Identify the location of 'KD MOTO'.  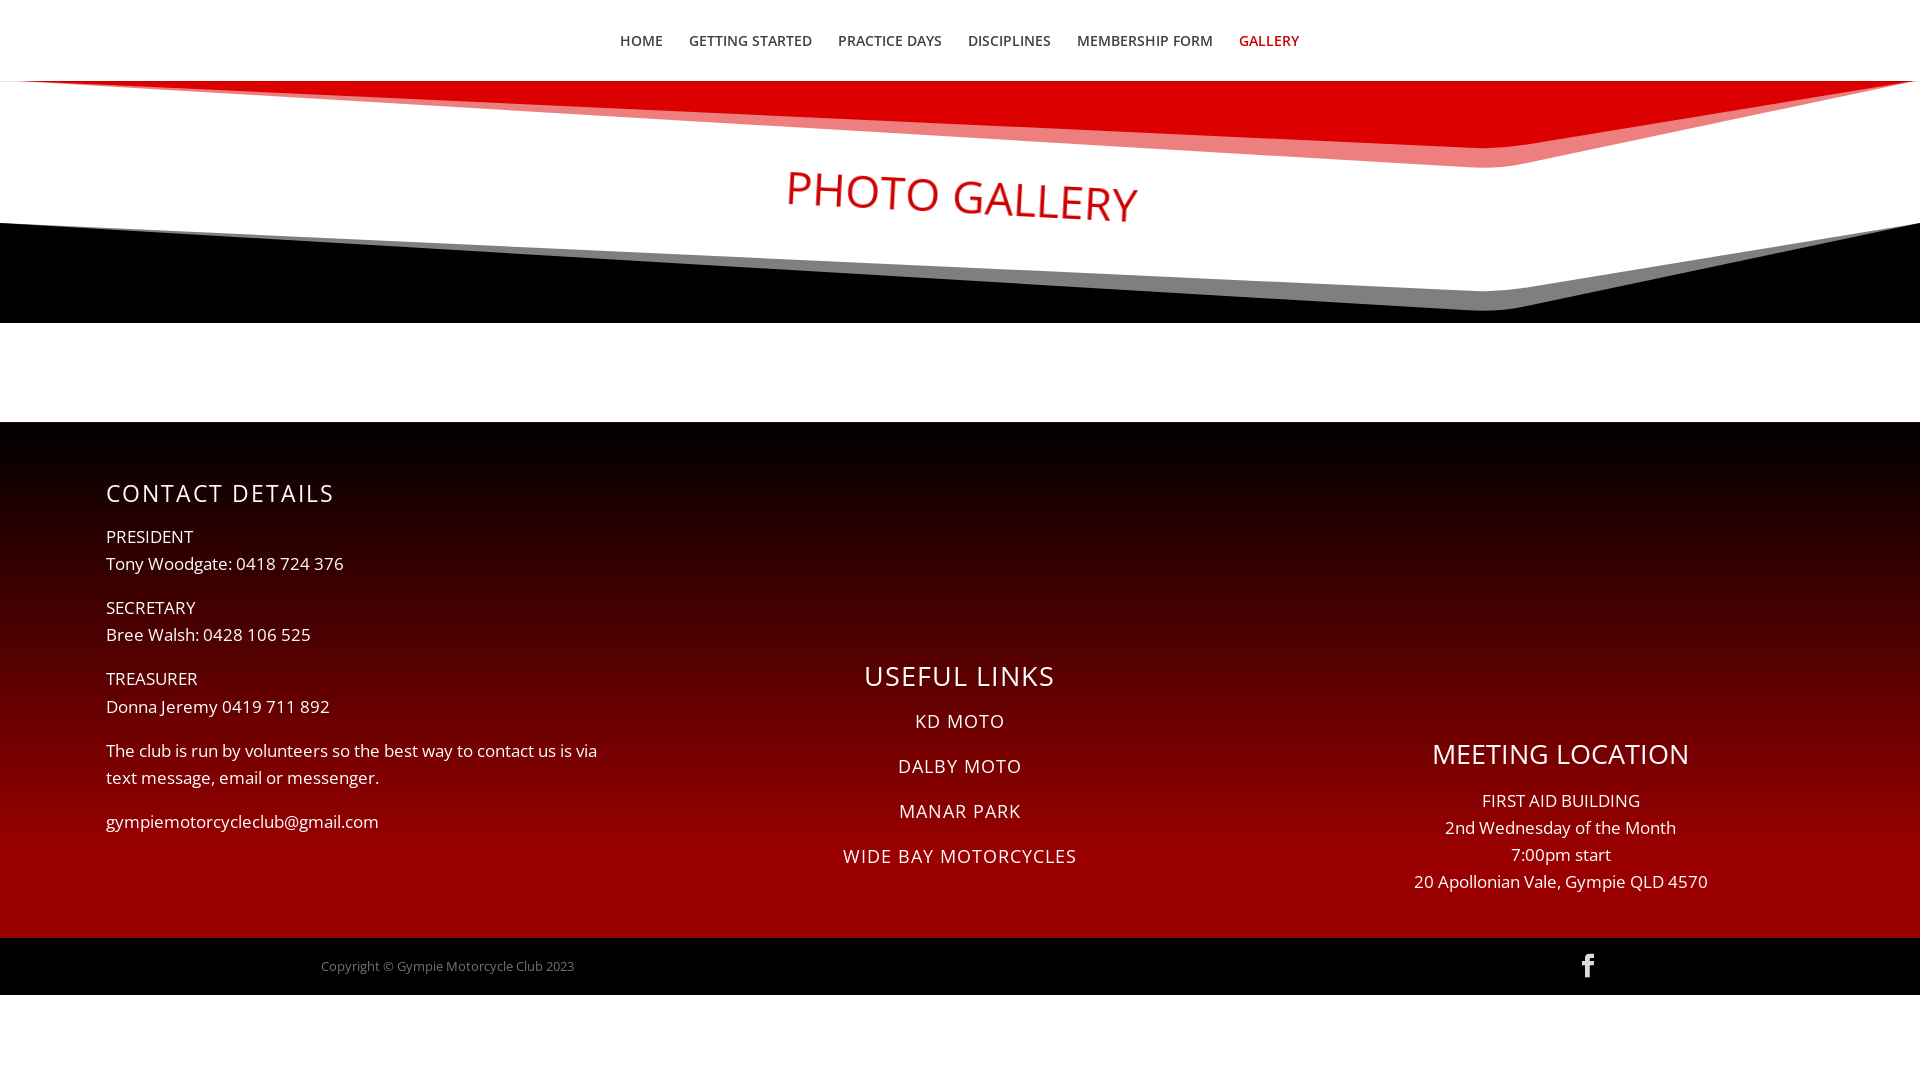
(960, 721).